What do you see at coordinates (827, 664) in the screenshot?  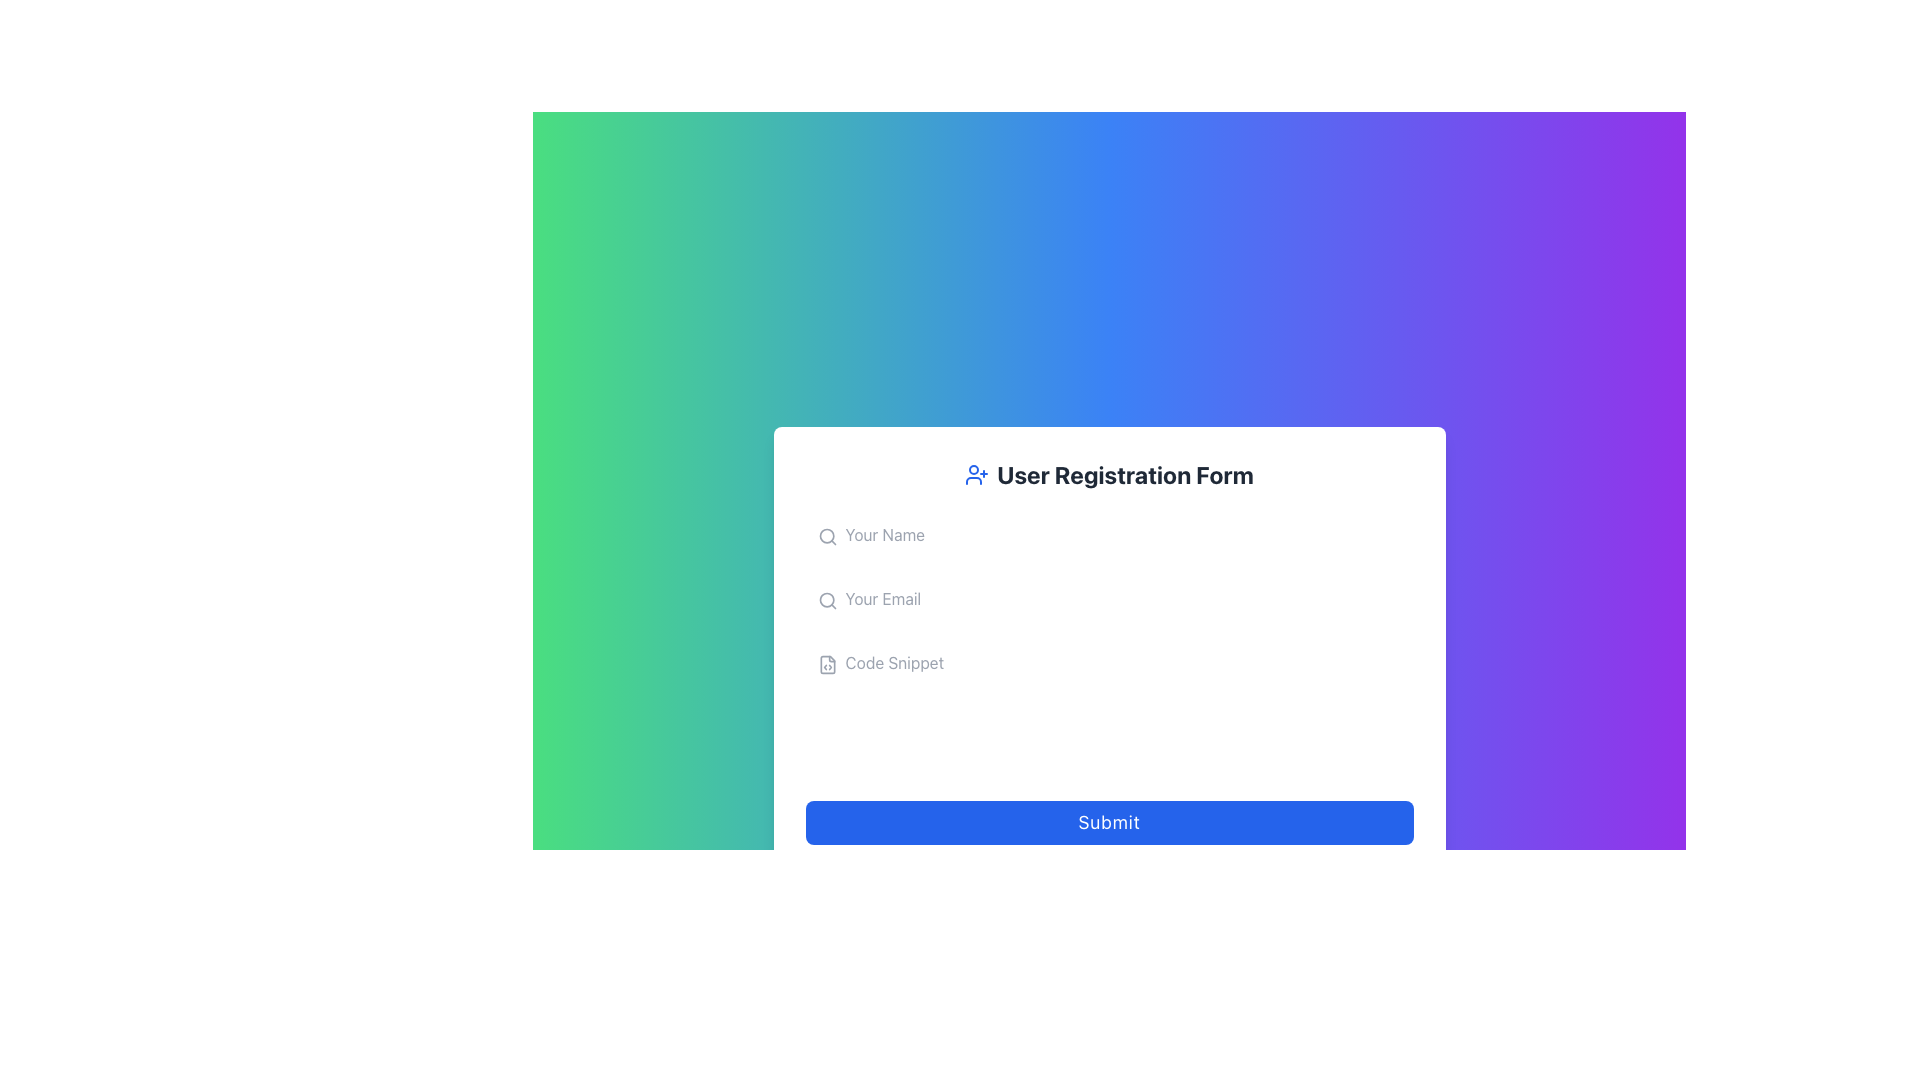 I see `the decorative icon resembling a document with a code symbol, located next to the 'Code Snippet' label` at bounding box center [827, 664].